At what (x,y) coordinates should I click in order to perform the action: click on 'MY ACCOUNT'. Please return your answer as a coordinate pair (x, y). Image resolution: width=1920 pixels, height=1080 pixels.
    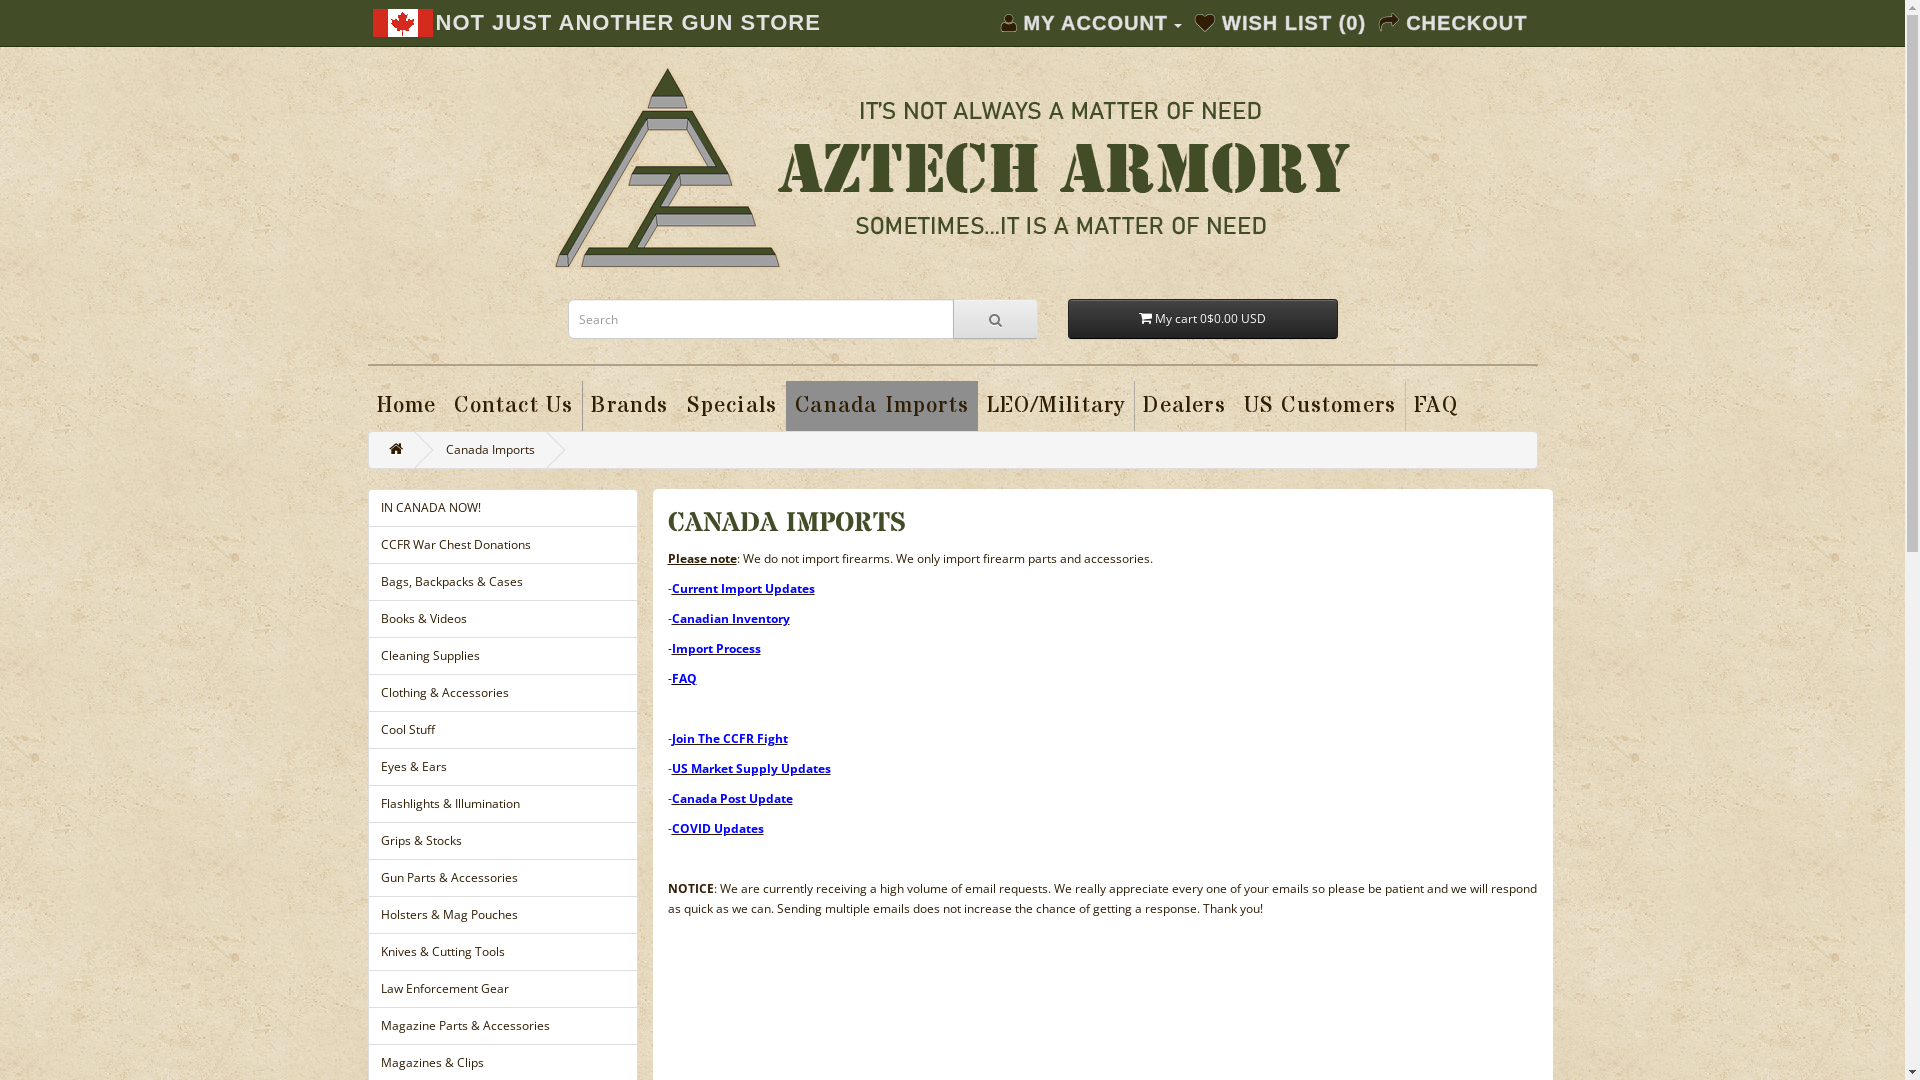
    Looking at the image, I should click on (1001, 23).